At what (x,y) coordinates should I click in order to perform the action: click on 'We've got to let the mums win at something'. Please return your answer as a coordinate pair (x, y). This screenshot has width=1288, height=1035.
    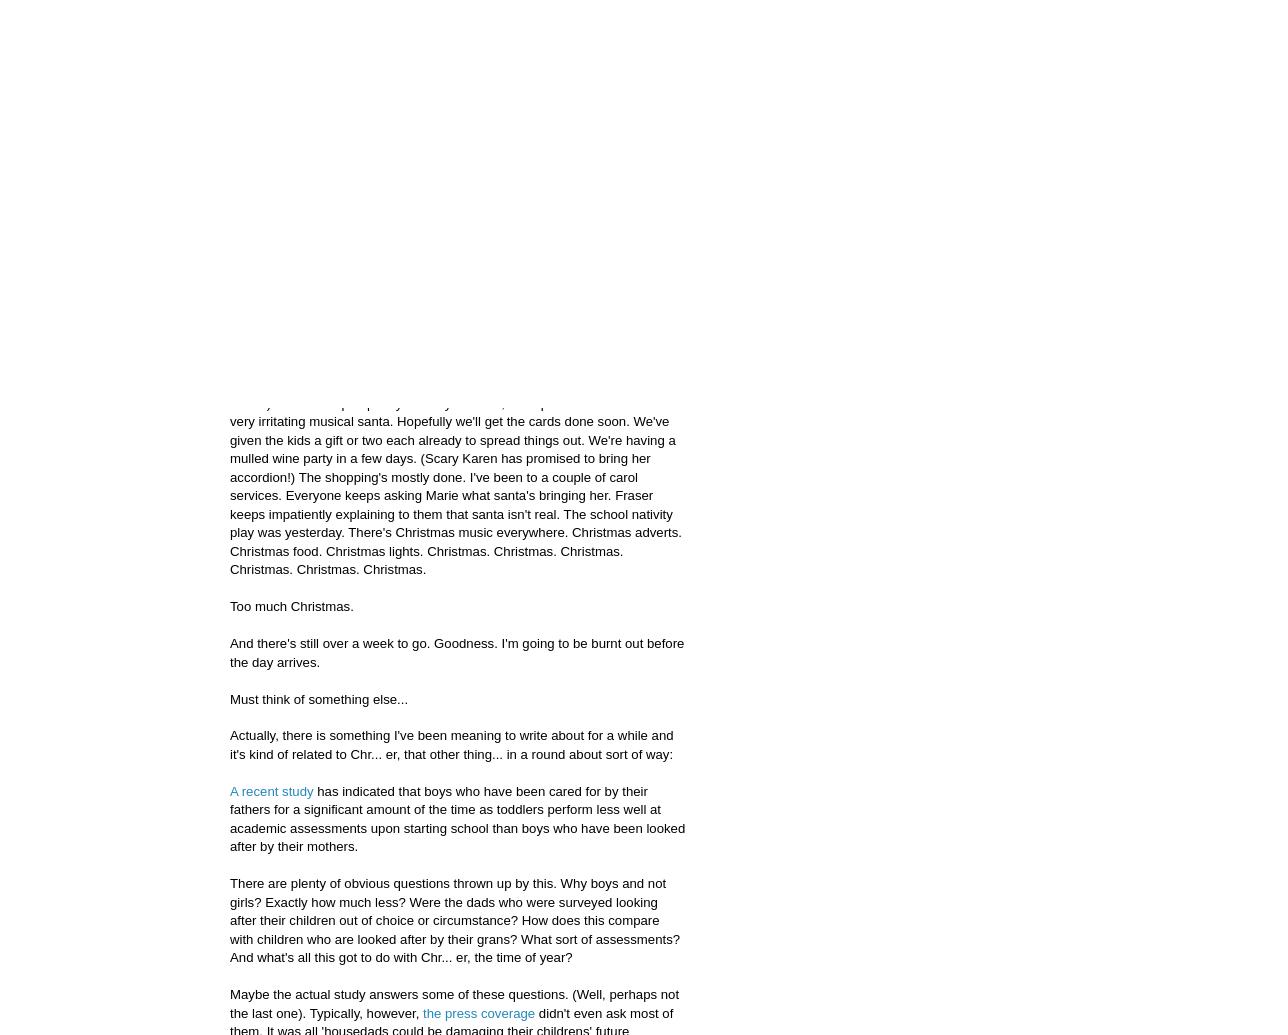
    Looking at the image, I should click on (230, 253).